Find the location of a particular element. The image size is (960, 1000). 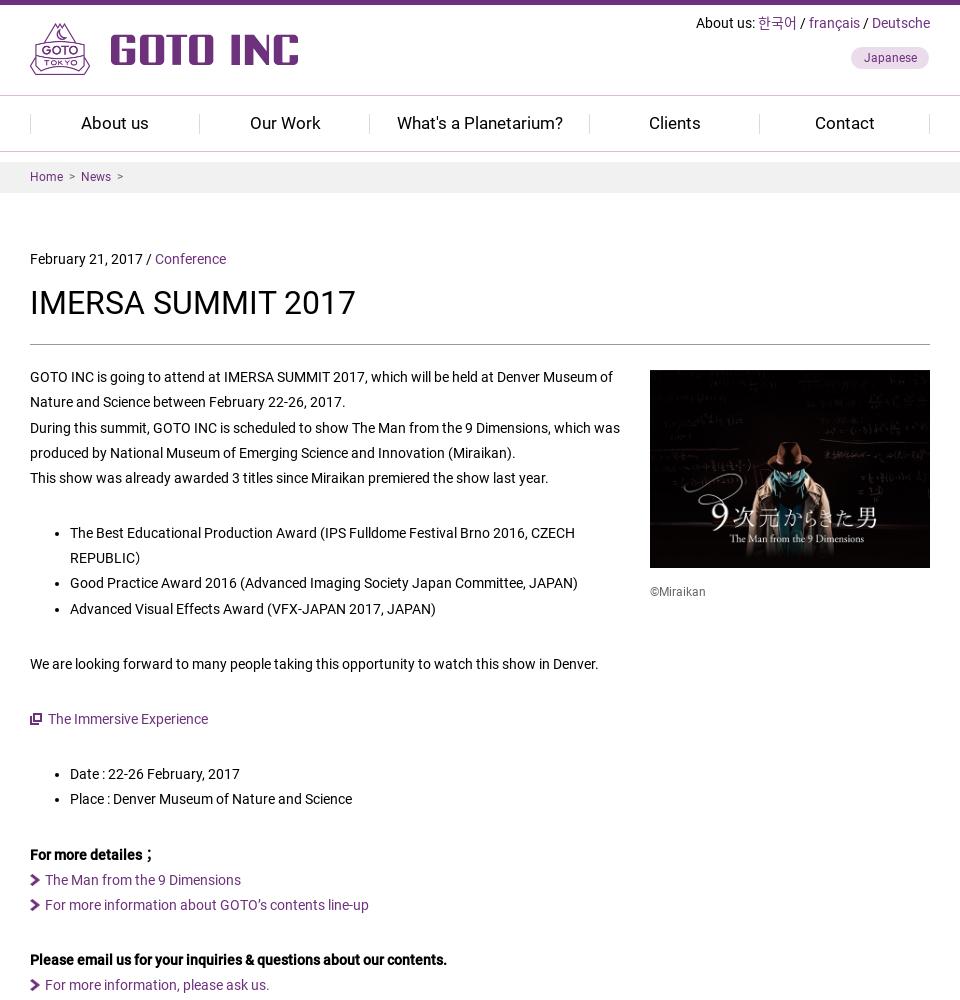

'©Miraikan' is located at coordinates (678, 591).